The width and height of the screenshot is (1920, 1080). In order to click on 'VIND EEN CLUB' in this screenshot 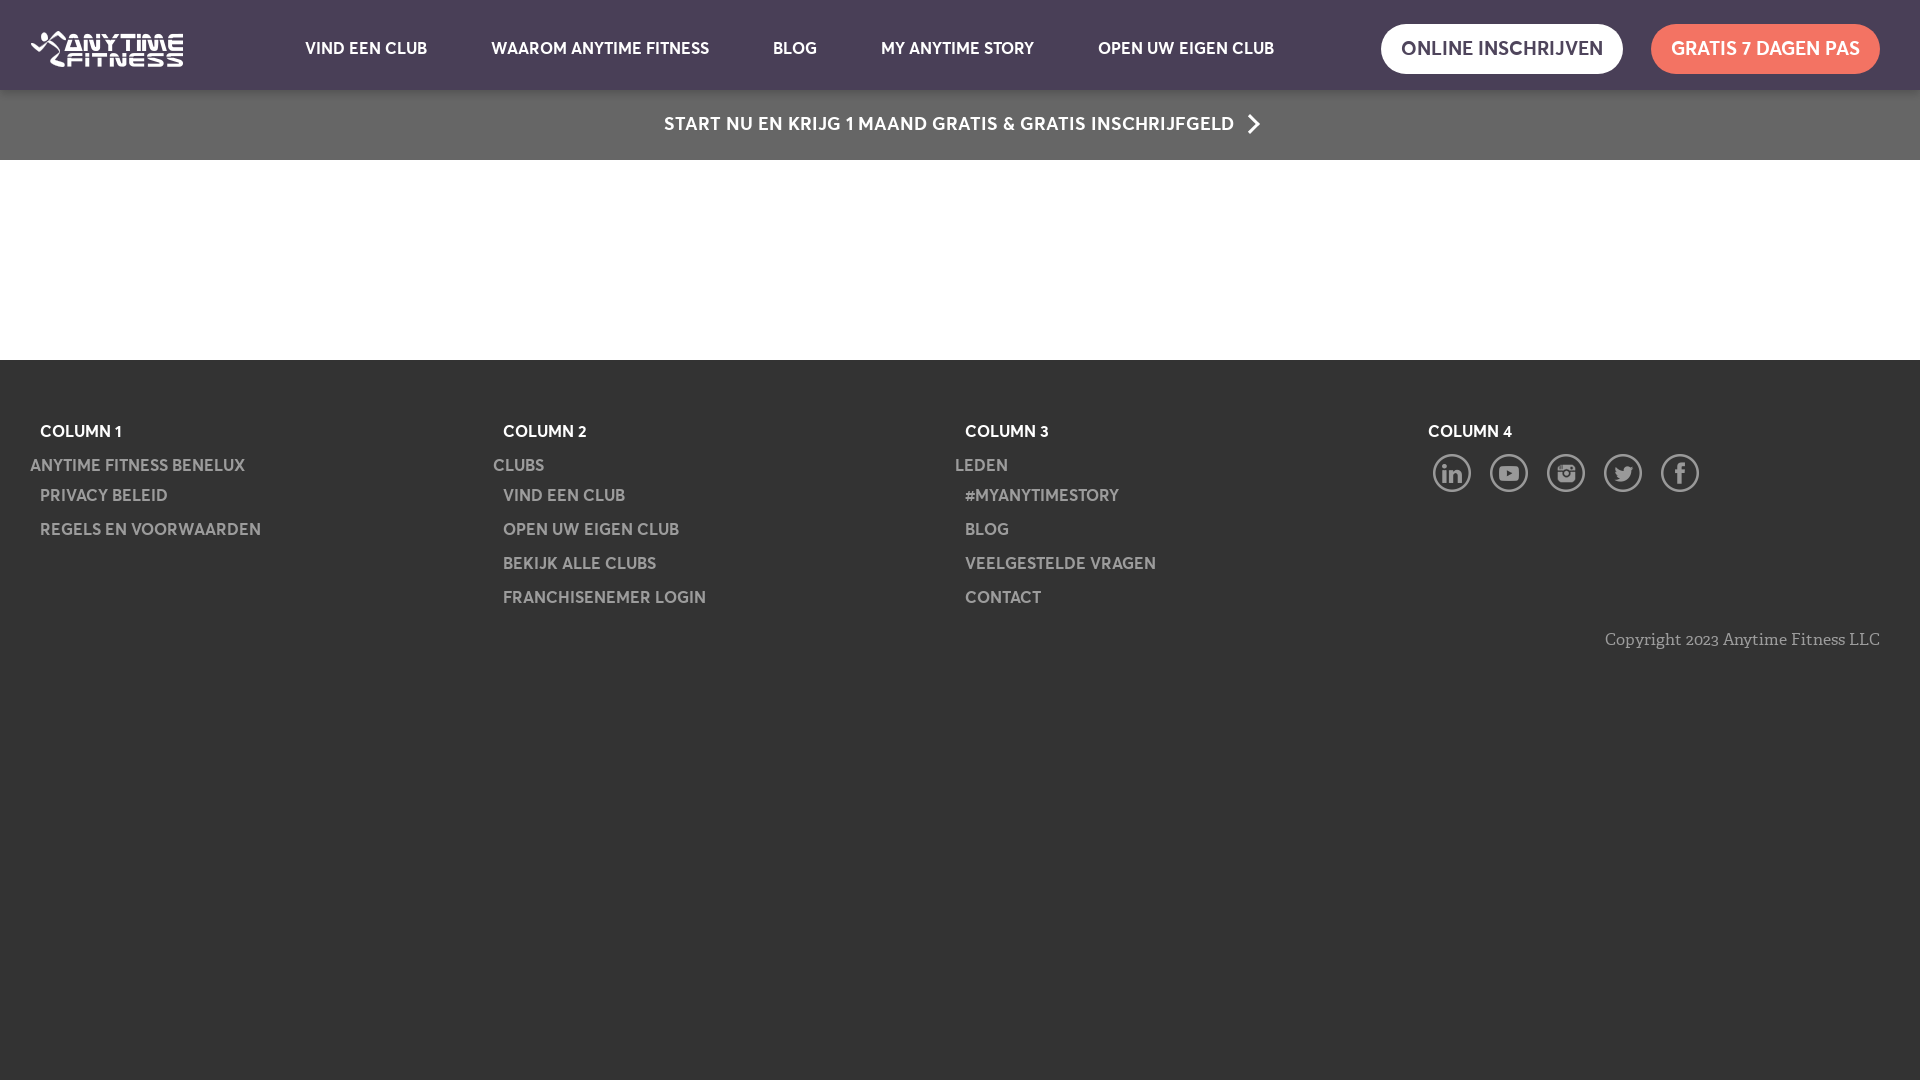, I will do `click(491, 494)`.